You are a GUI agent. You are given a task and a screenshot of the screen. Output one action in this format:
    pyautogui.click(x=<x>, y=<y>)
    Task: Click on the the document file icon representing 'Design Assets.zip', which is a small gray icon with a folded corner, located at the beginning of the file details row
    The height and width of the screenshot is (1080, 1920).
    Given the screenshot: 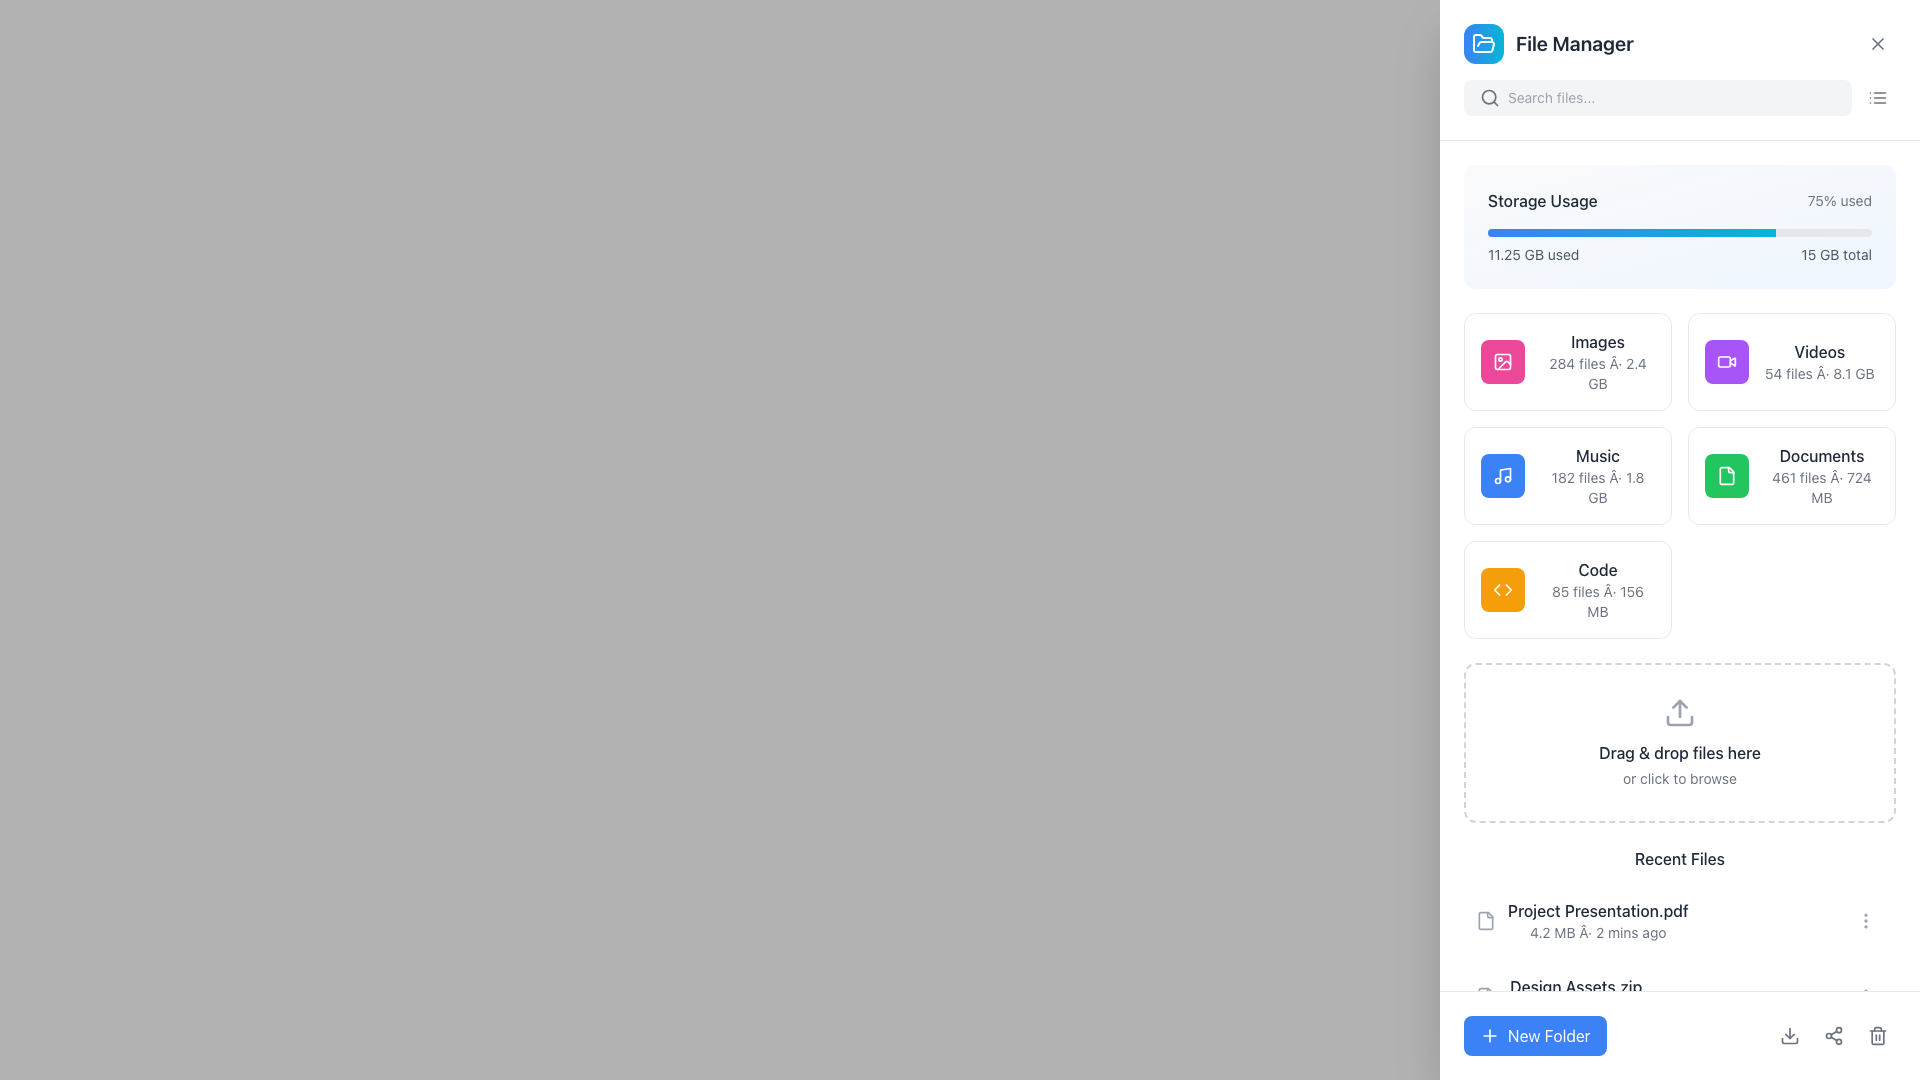 What is the action you would take?
    pyautogui.click(x=1486, y=996)
    